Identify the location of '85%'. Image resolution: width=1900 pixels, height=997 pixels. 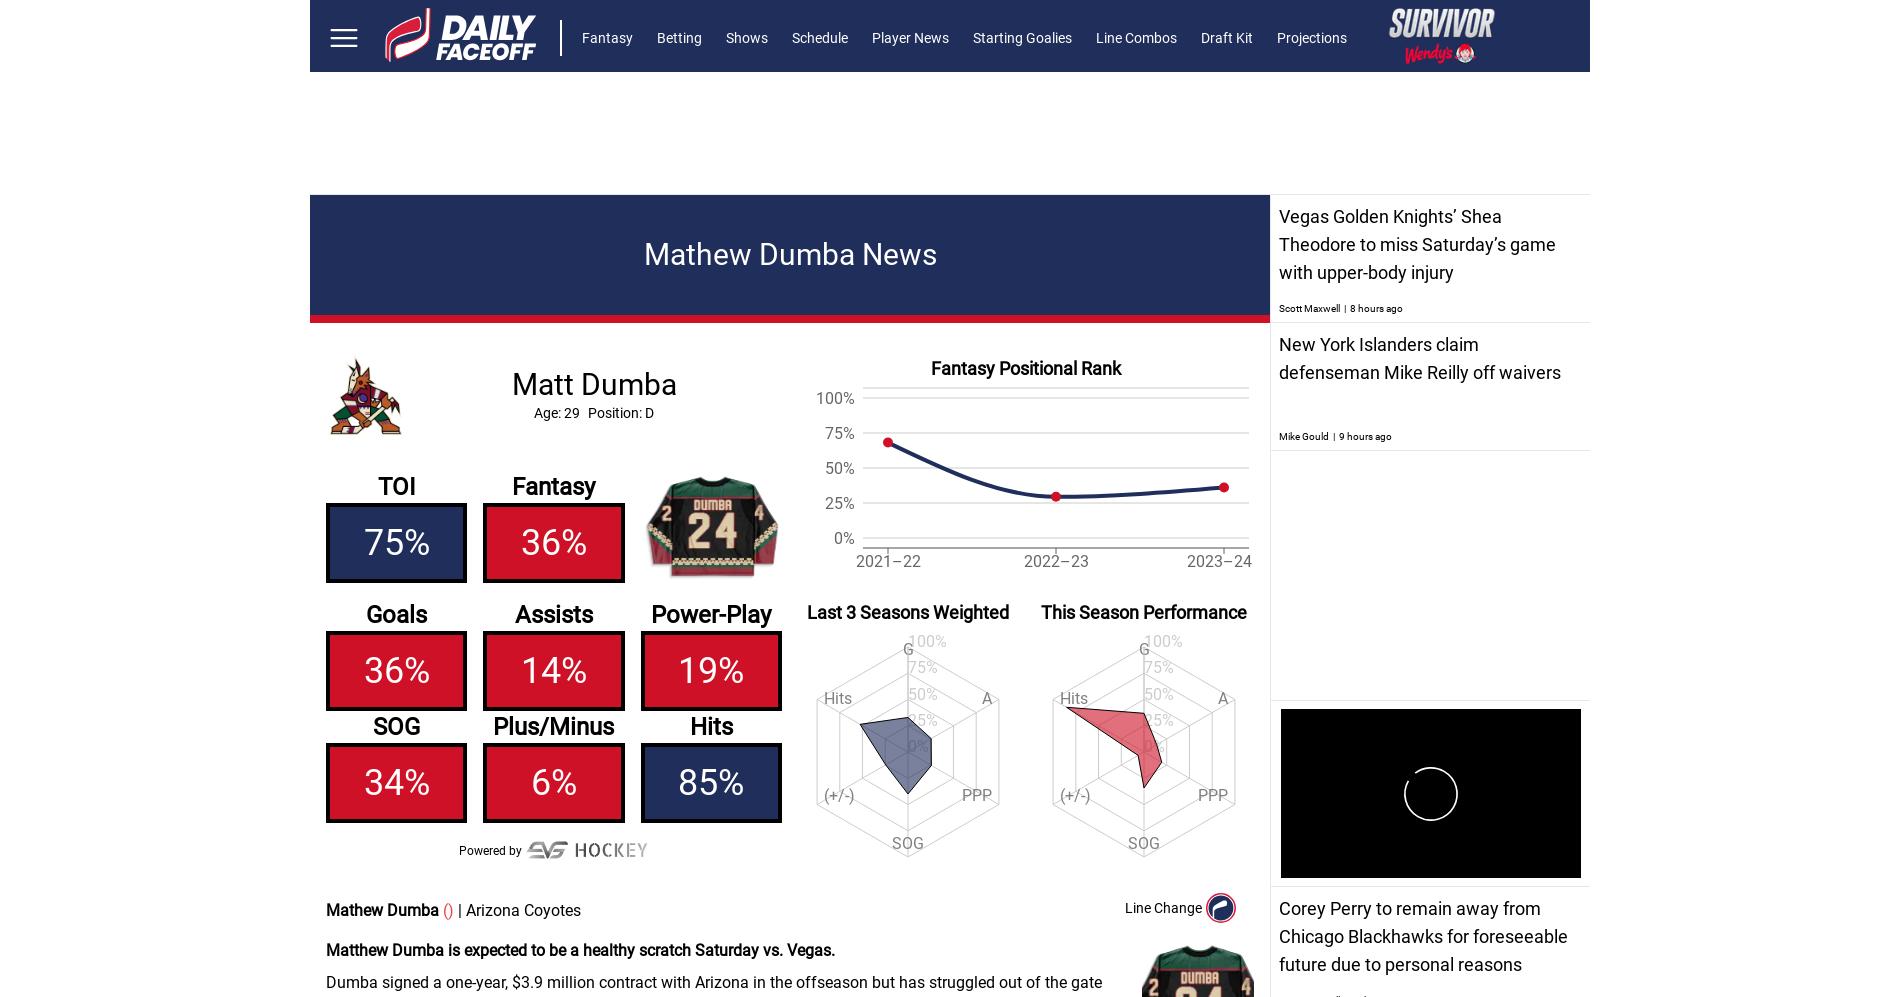
(710, 782).